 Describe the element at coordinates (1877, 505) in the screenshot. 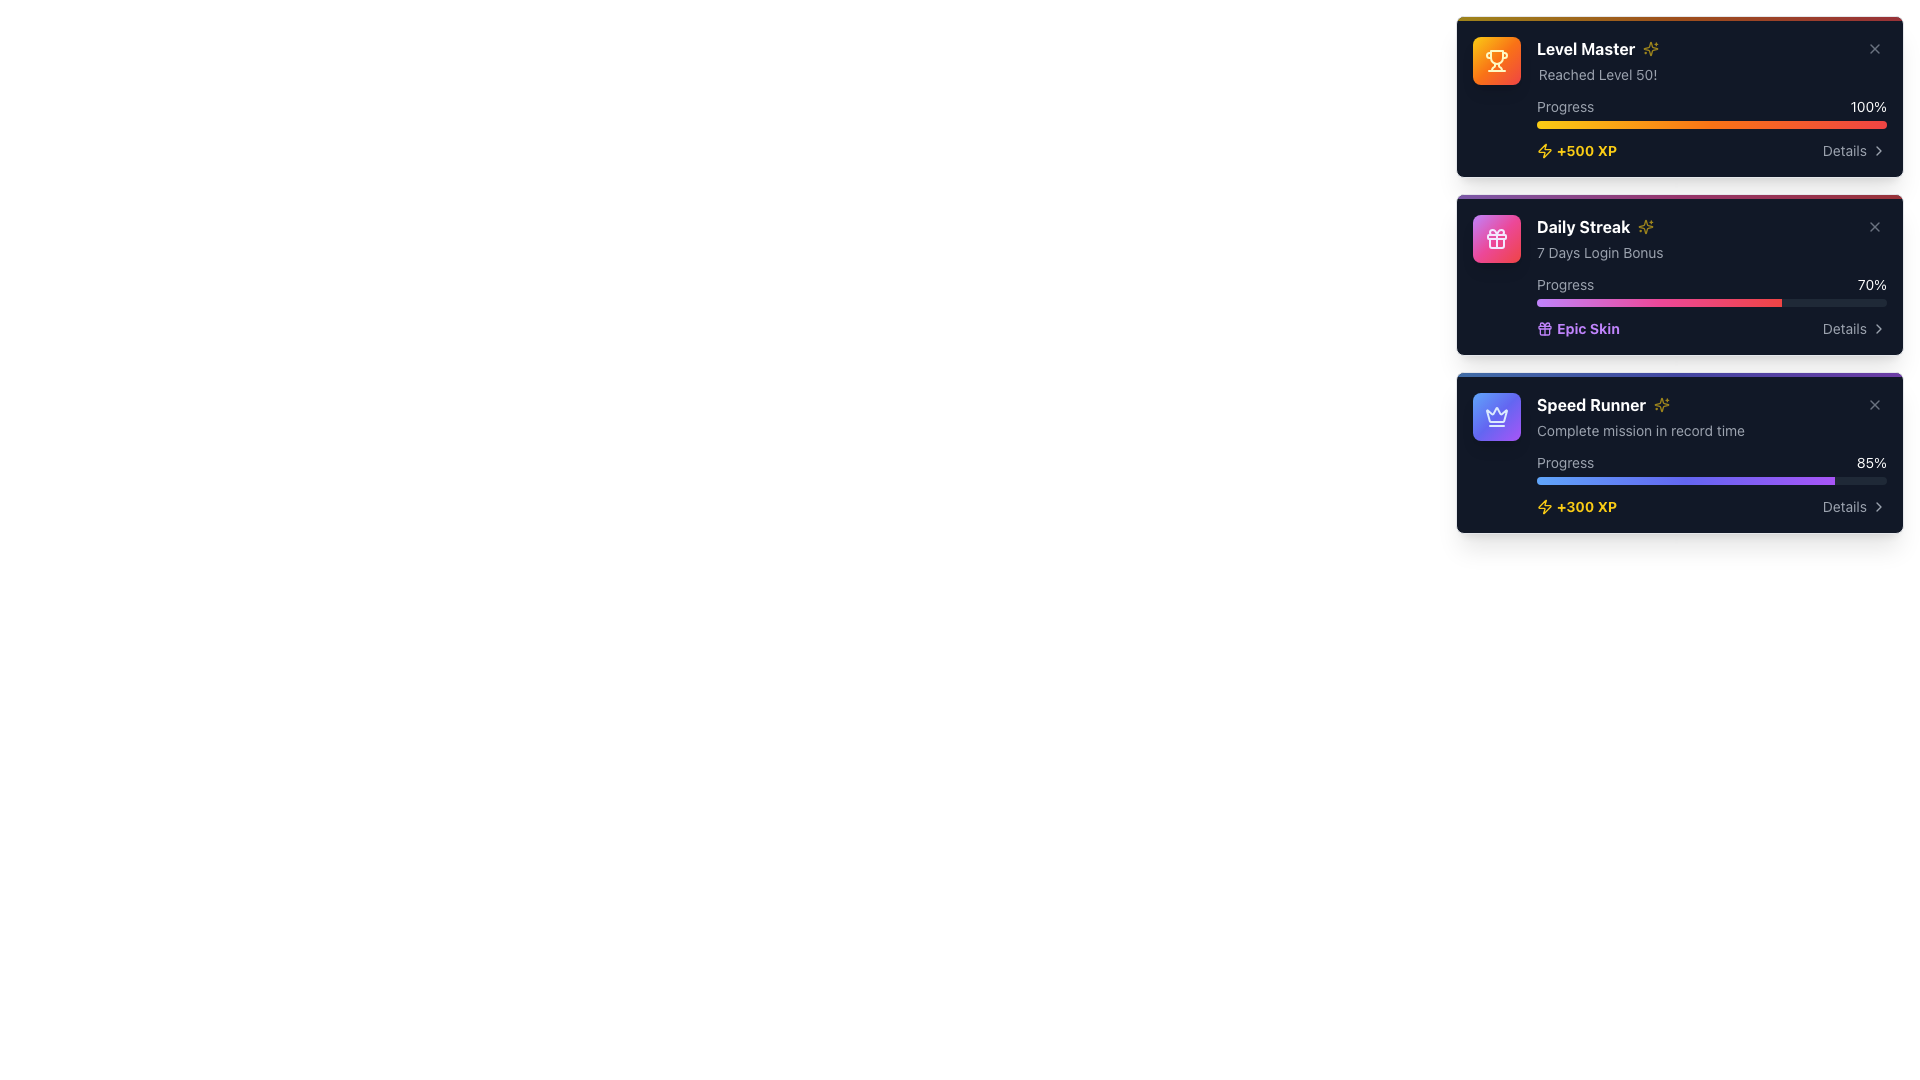

I see `the right-facing chevron icon located in the 'Details' section of the 'Speed Runner' card to get visual feedback` at that location.